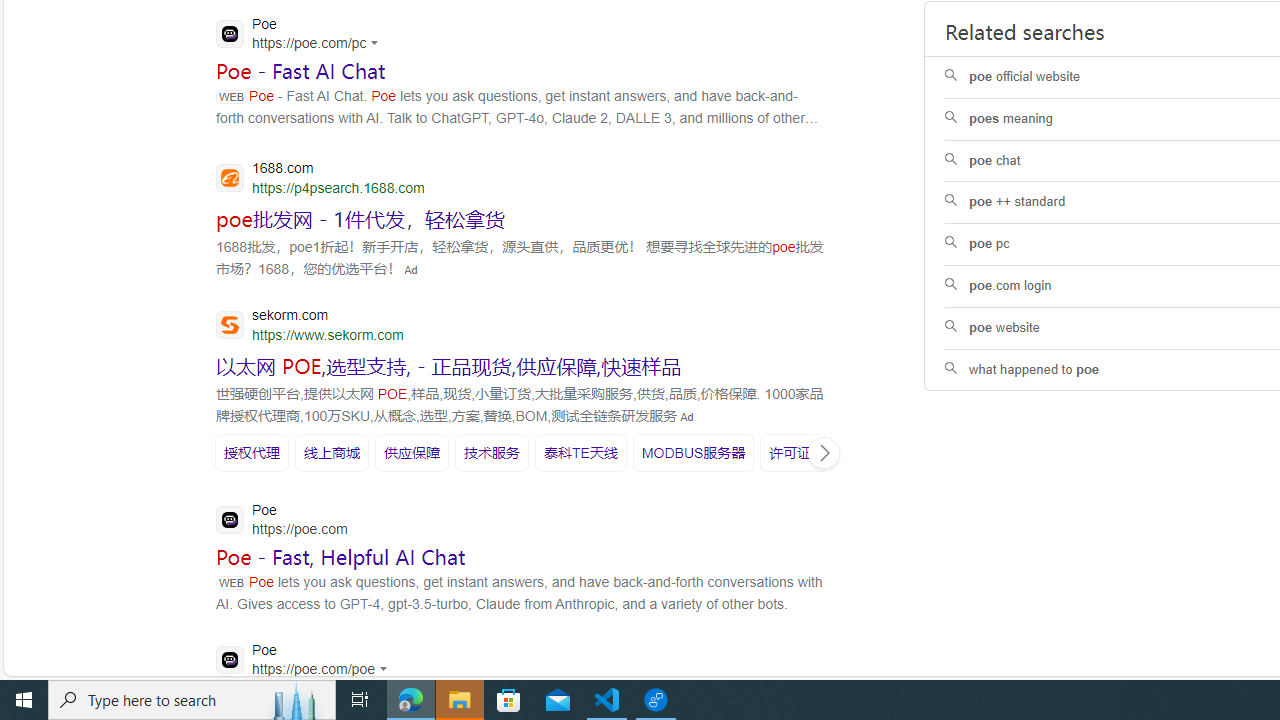 This screenshot has width=1280, height=720. Describe the element at coordinates (823, 452) in the screenshot. I see `'Click to scroll right'` at that location.